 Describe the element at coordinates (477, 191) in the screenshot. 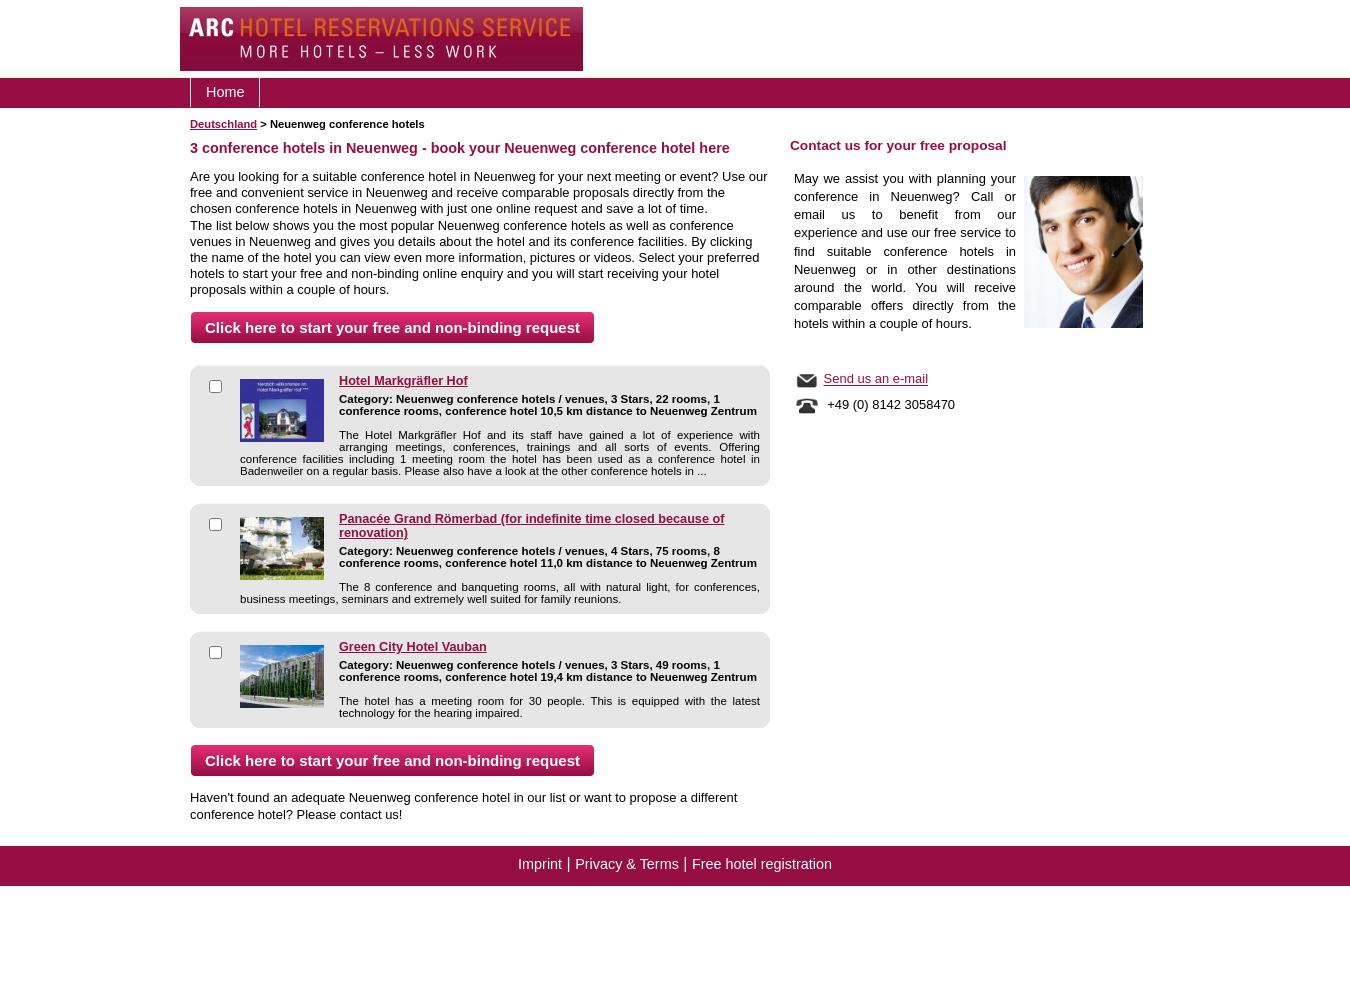

I see `'Are you looking for a suitable conference hotel in Neuenweg for your next meeting or event? Use our free and convenient service in Neuenweg and receive comparable proposals directly from the chosen conference hotels in Neuenweg with just one online request and save a lot of time.'` at that location.